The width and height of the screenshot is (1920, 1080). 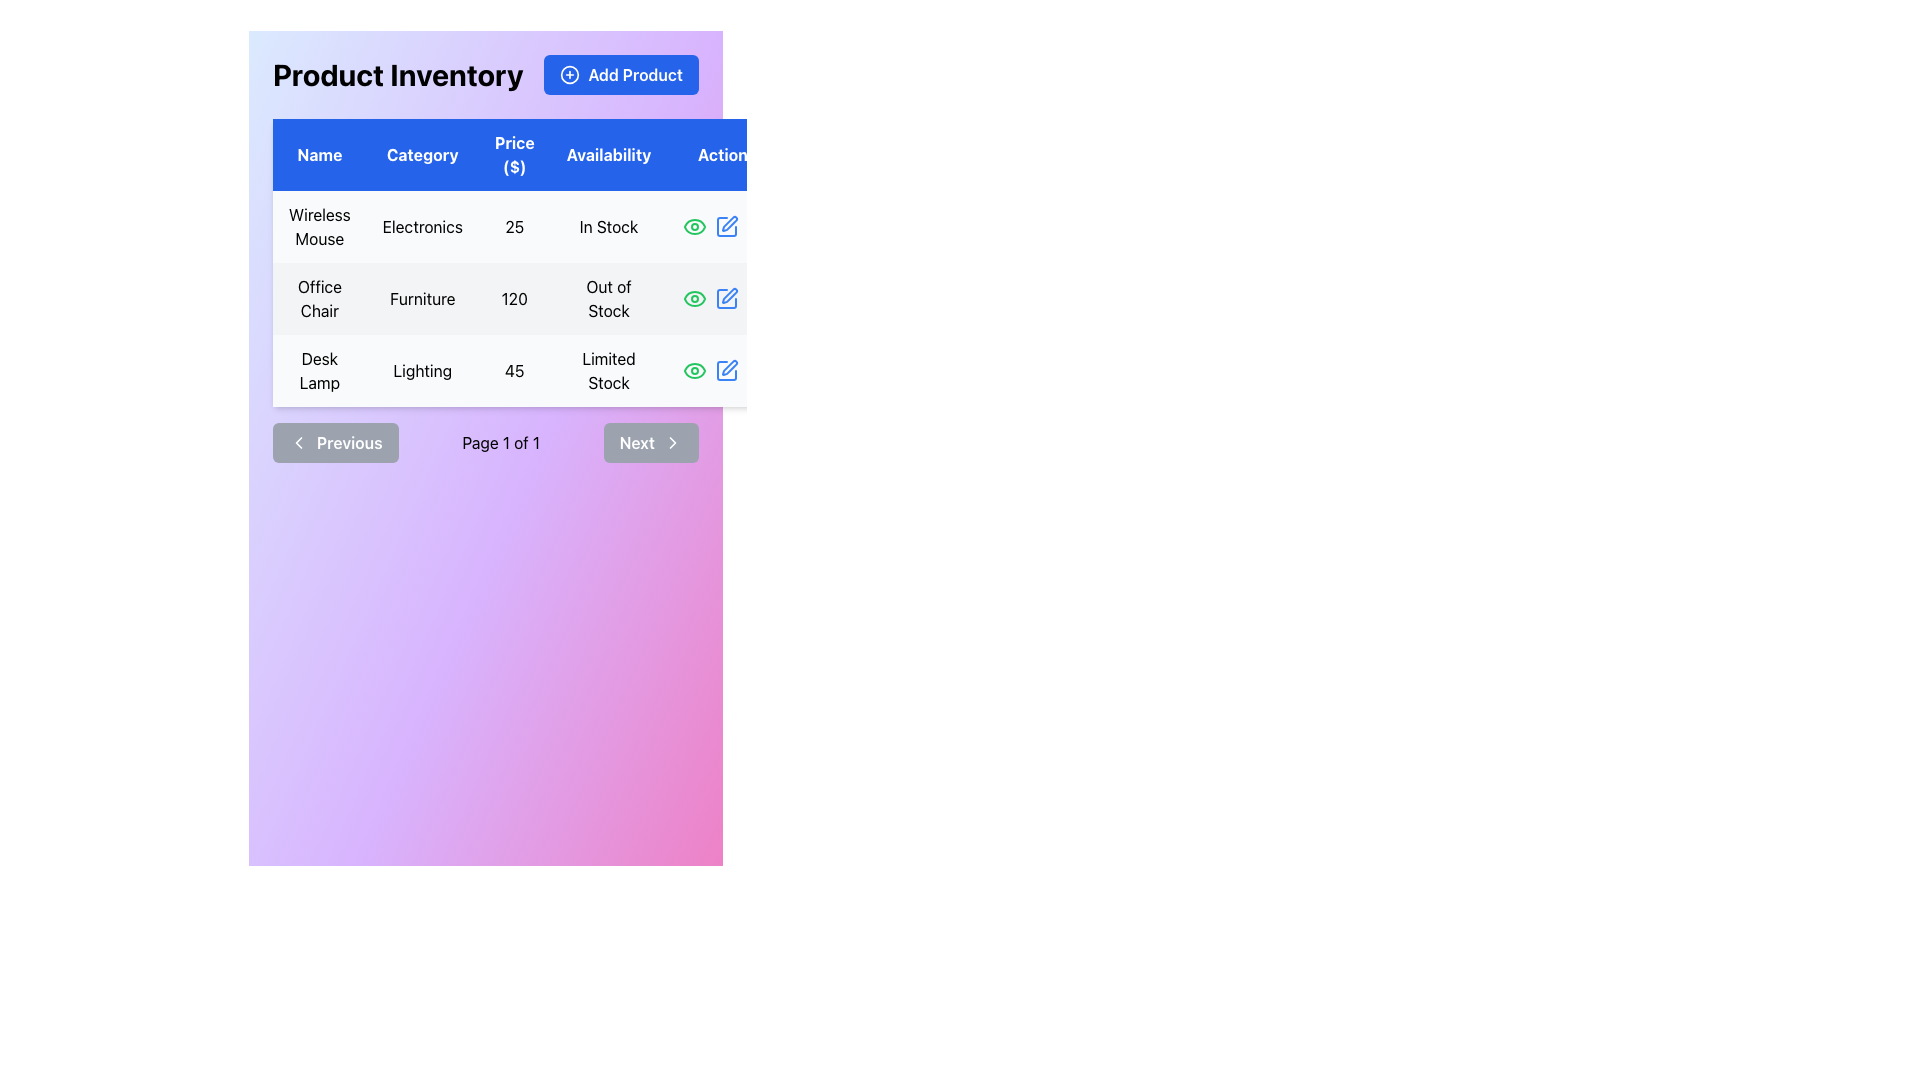 What do you see at coordinates (729, 223) in the screenshot?
I see `the edit icon for the 'Office Chair' product in the second row of the Actions column` at bounding box center [729, 223].